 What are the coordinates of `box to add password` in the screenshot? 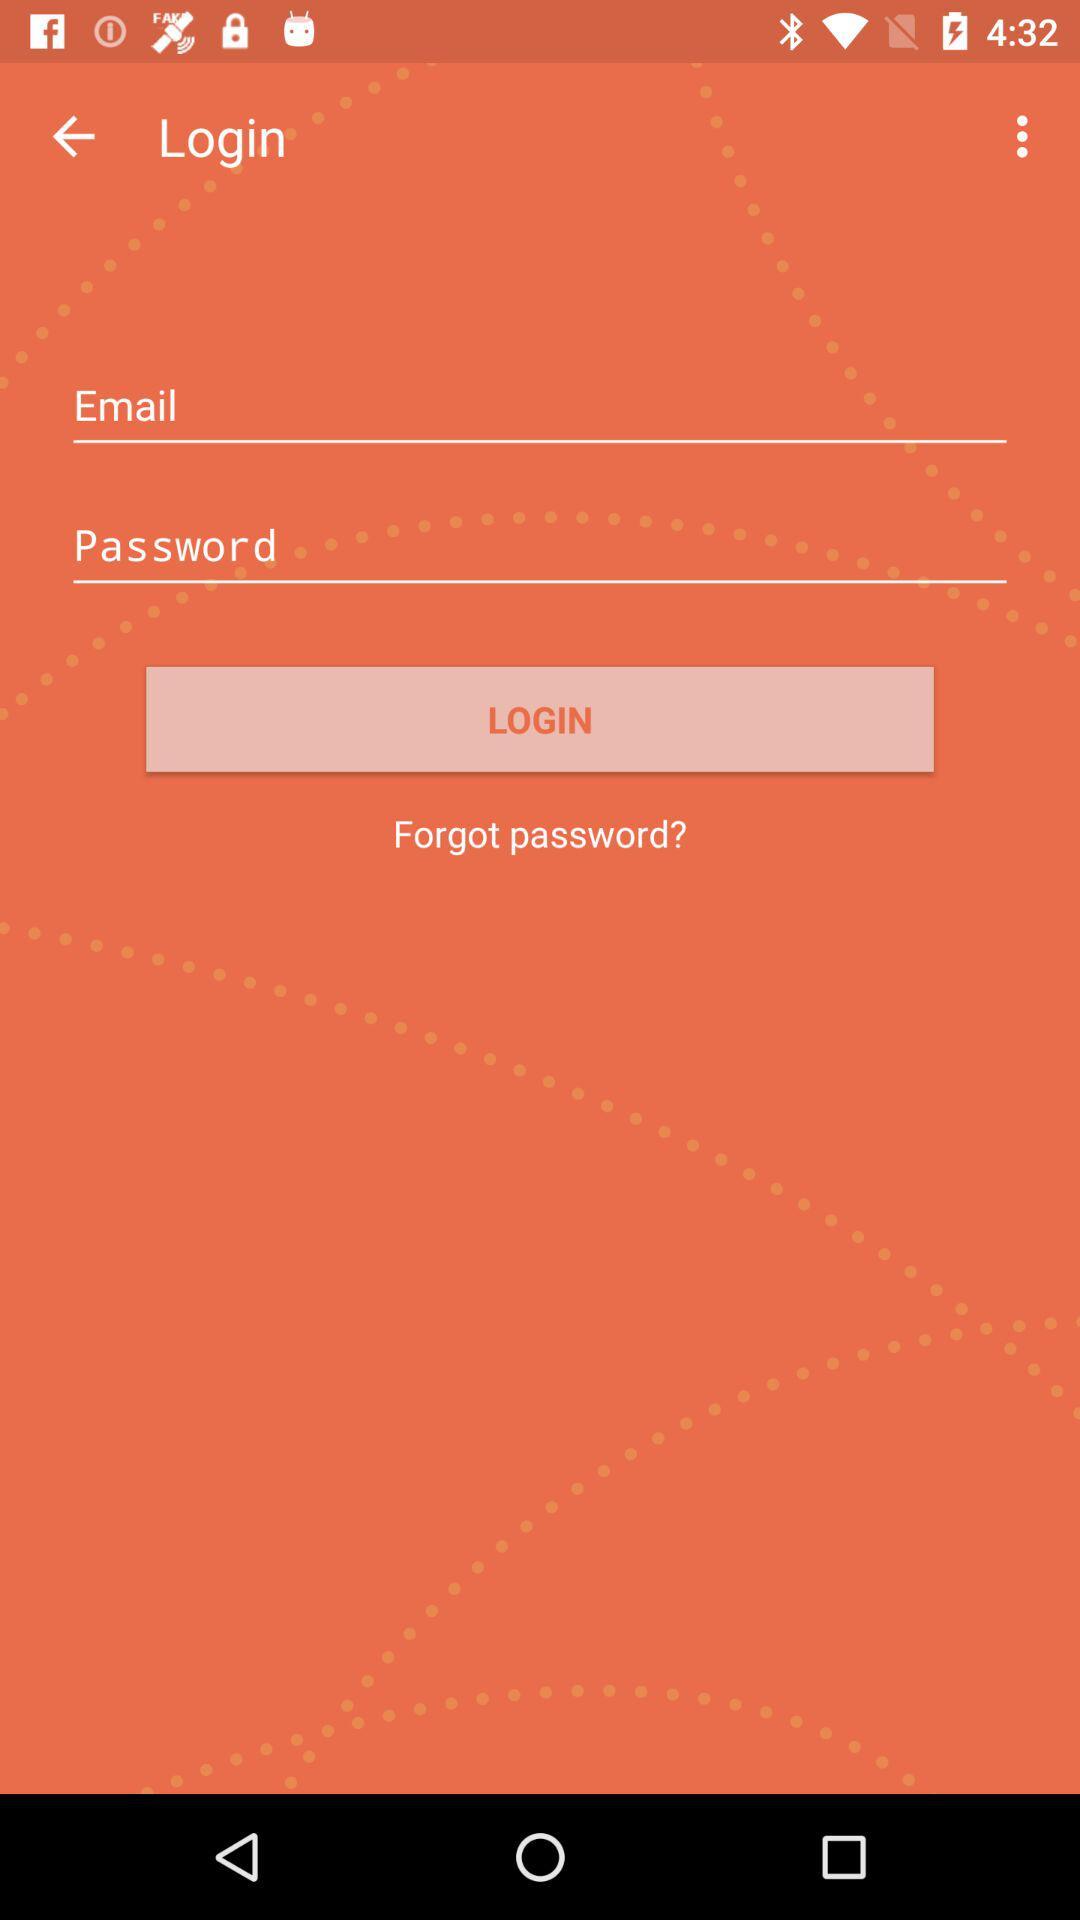 It's located at (540, 547).